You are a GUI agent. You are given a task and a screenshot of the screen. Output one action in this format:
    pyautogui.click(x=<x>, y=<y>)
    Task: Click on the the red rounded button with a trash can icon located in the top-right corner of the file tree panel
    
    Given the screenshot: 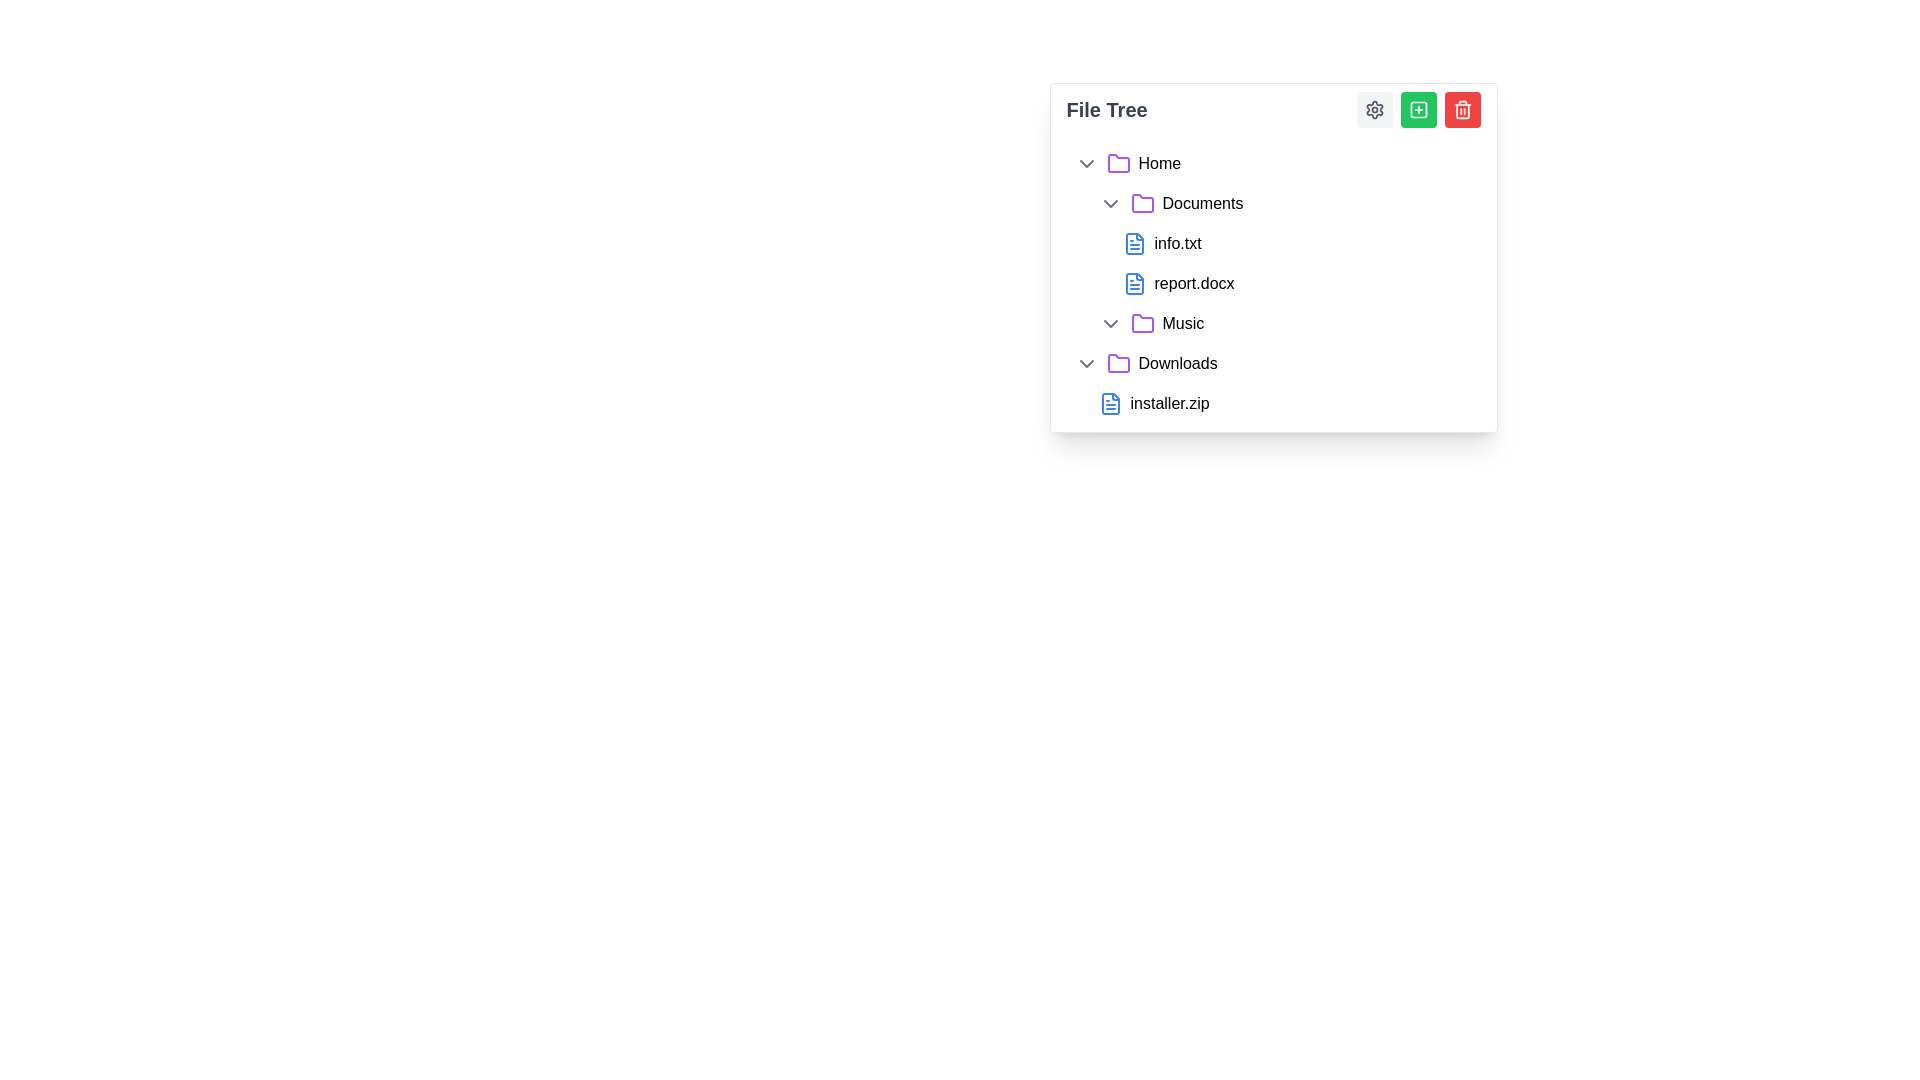 What is the action you would take?
    pyautogui.click(x=1462, y=110)
    